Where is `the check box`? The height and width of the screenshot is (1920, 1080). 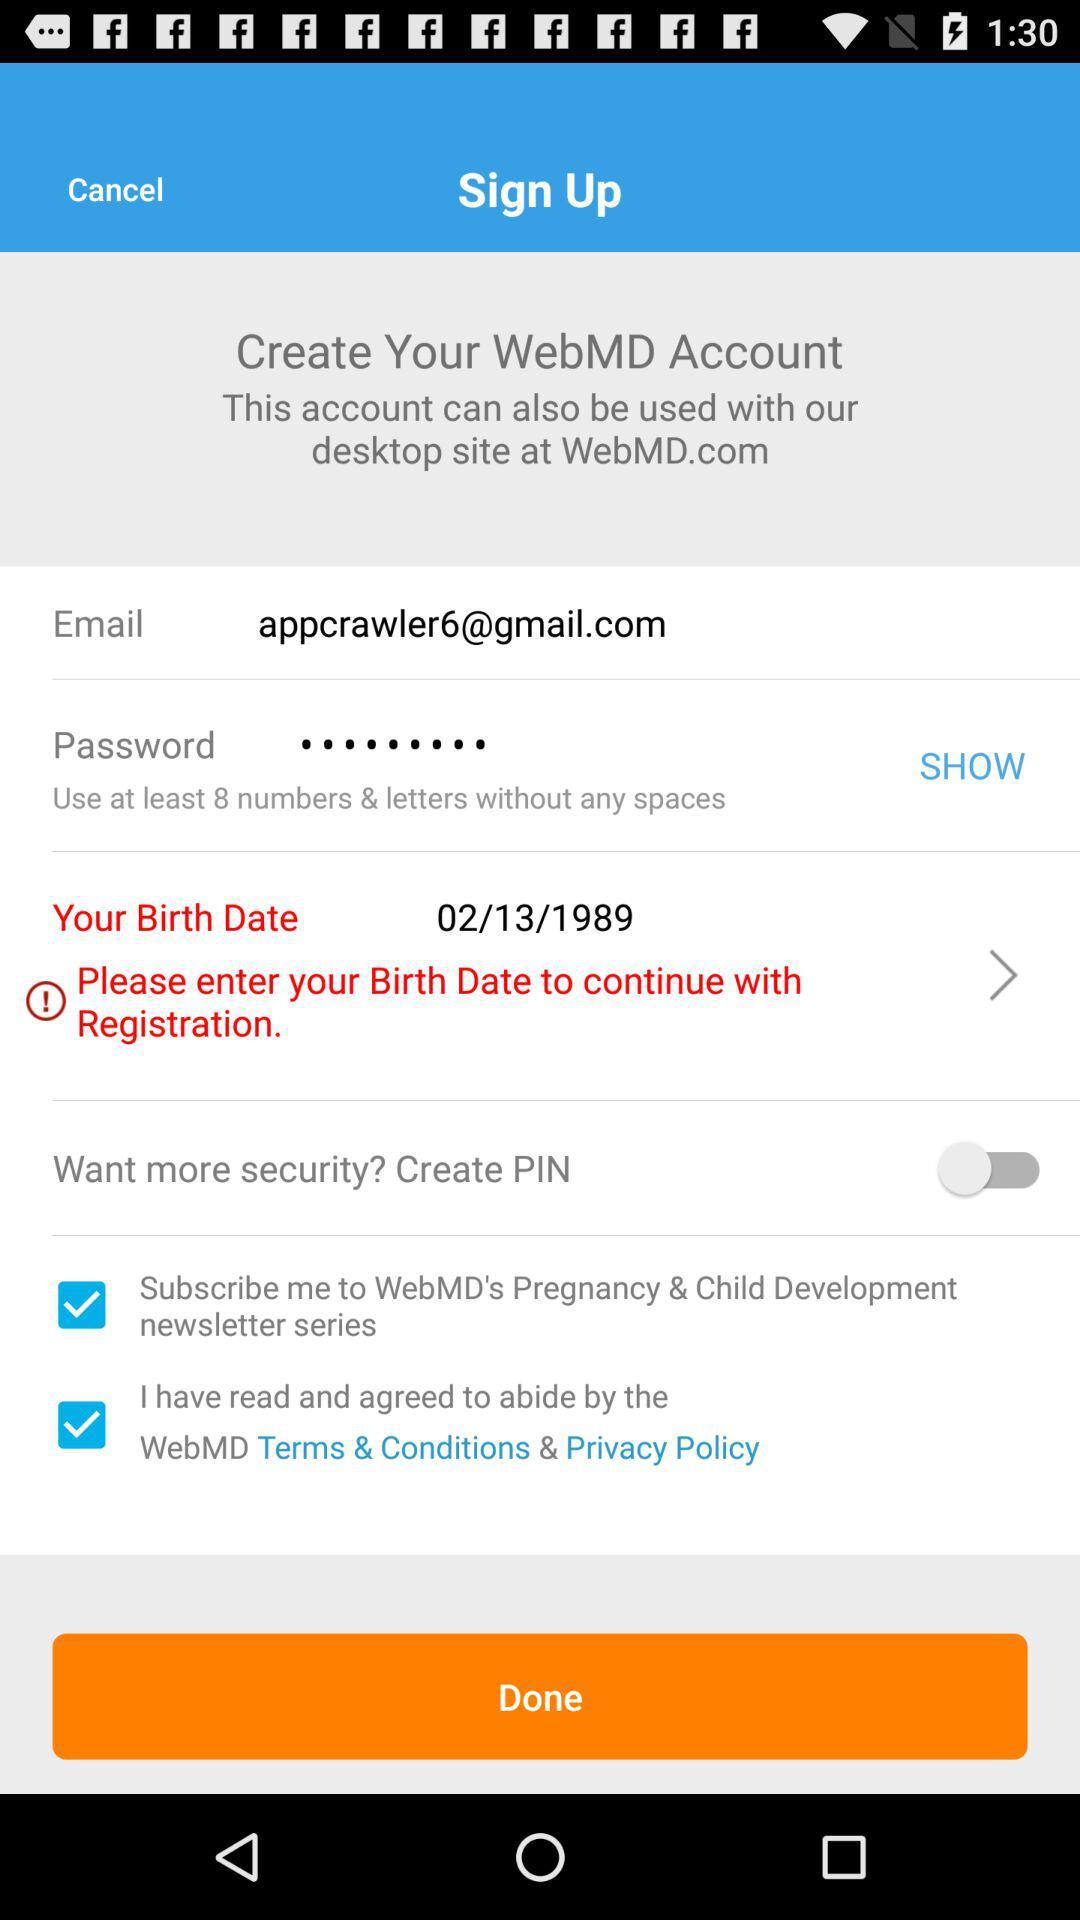 the check box is located at coordinates (80, 1424).